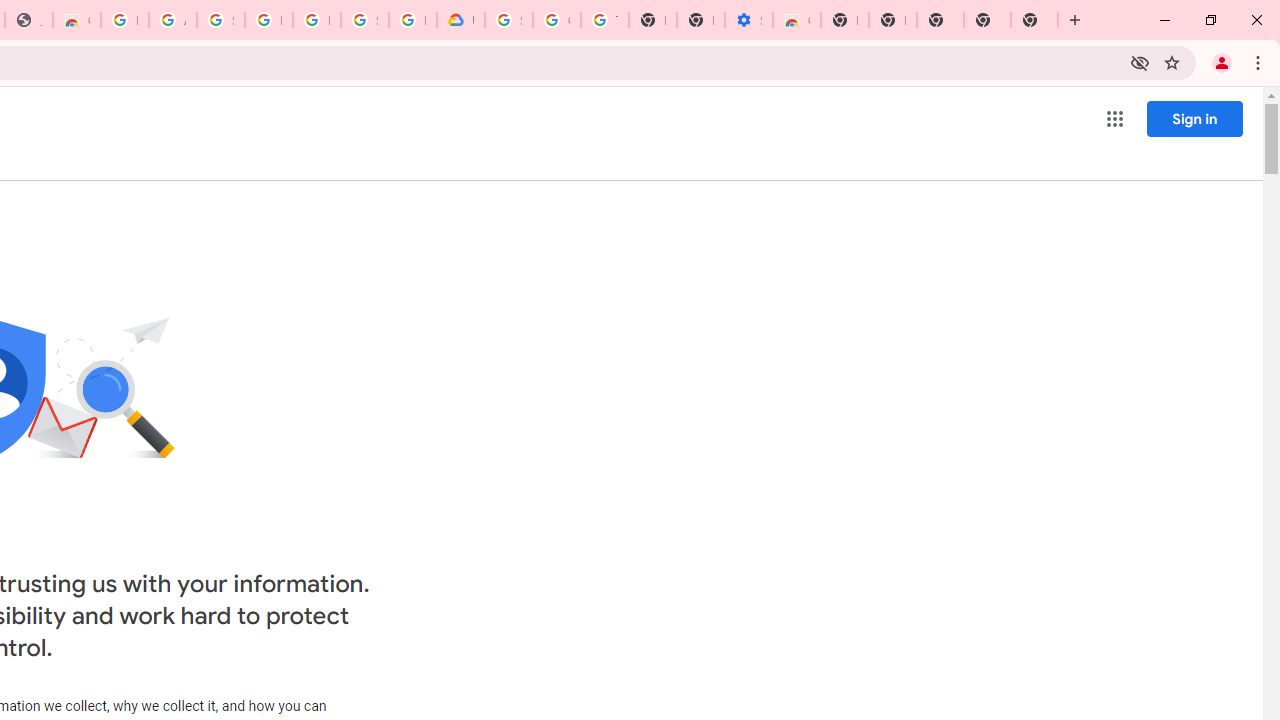 The width and height of the screenshot is (1280, 720). I want to click on 'New Tab', so click(1034, 20).